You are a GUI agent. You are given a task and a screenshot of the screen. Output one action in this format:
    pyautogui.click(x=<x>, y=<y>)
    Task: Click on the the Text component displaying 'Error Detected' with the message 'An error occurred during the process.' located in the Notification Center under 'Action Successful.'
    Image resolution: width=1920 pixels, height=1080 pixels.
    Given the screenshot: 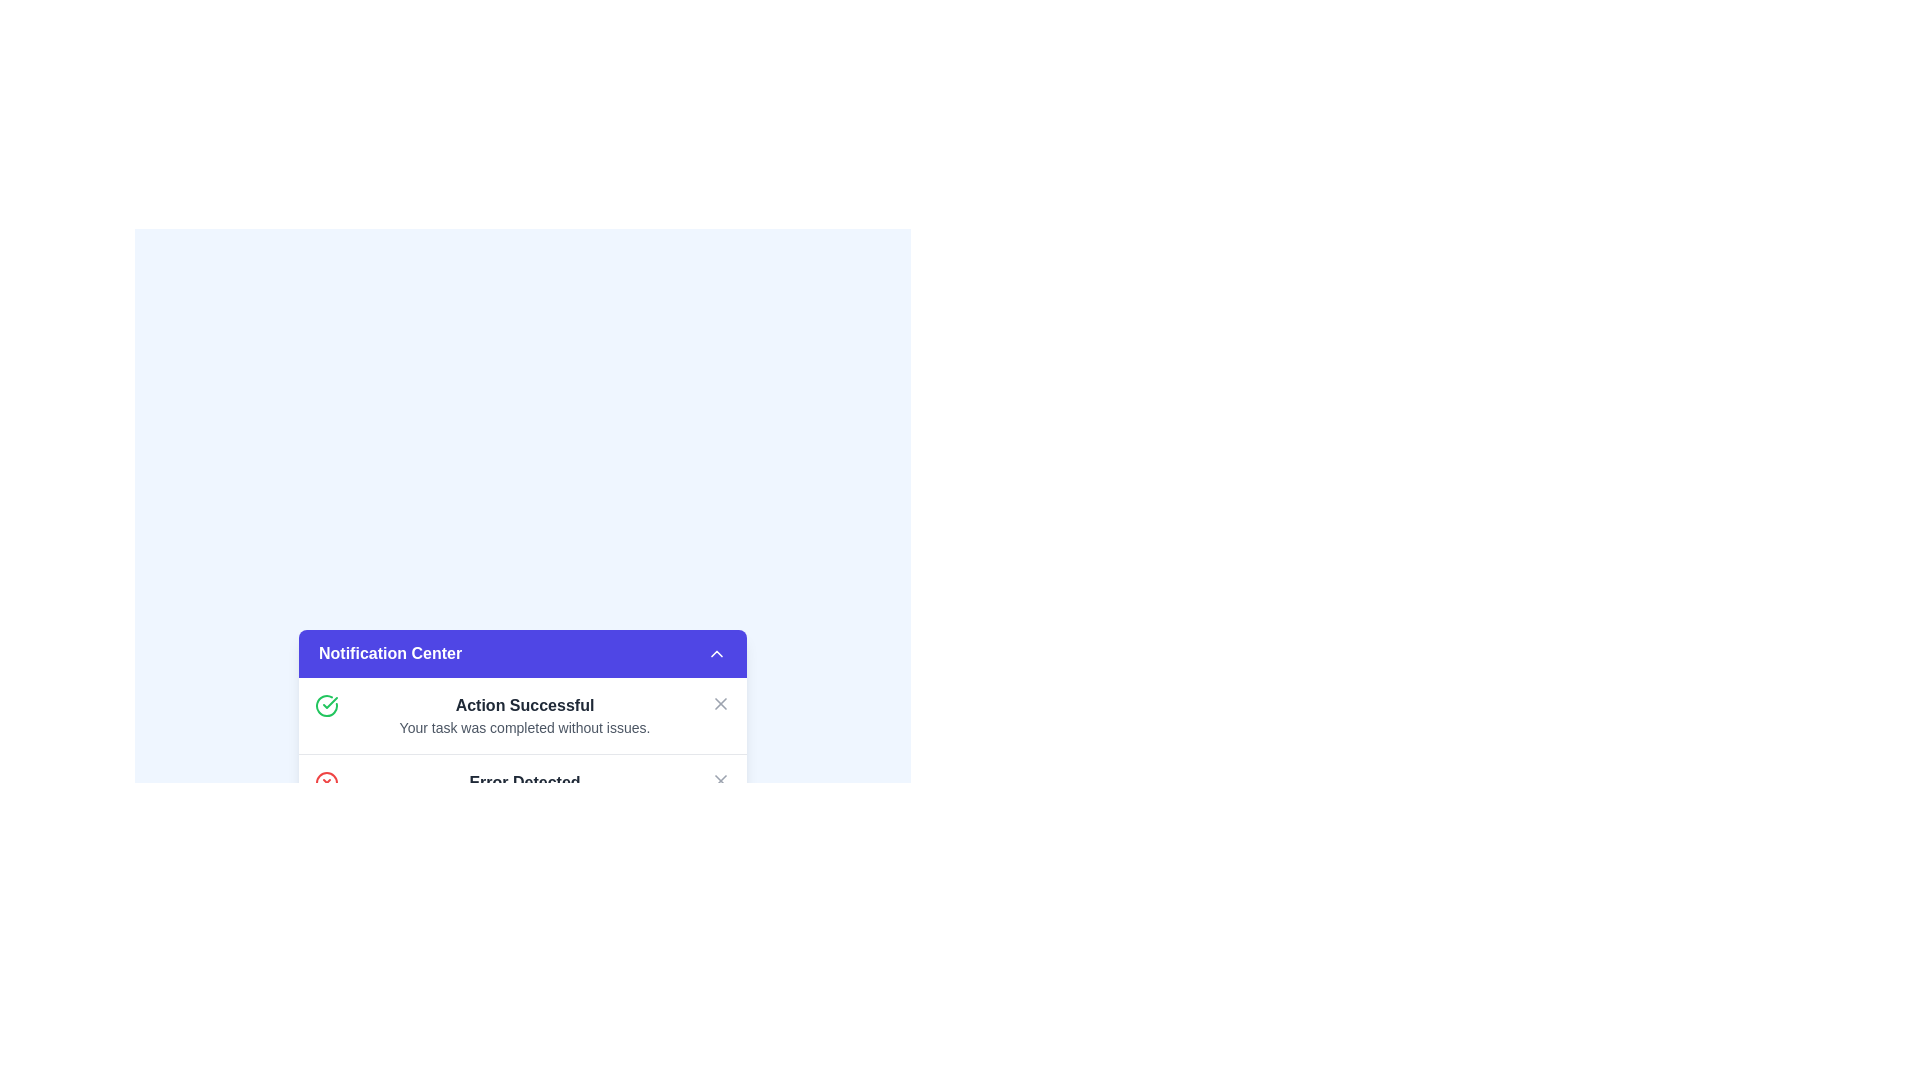 What is the action you would take?
    pyautogui.click(x=524, y=792)
    